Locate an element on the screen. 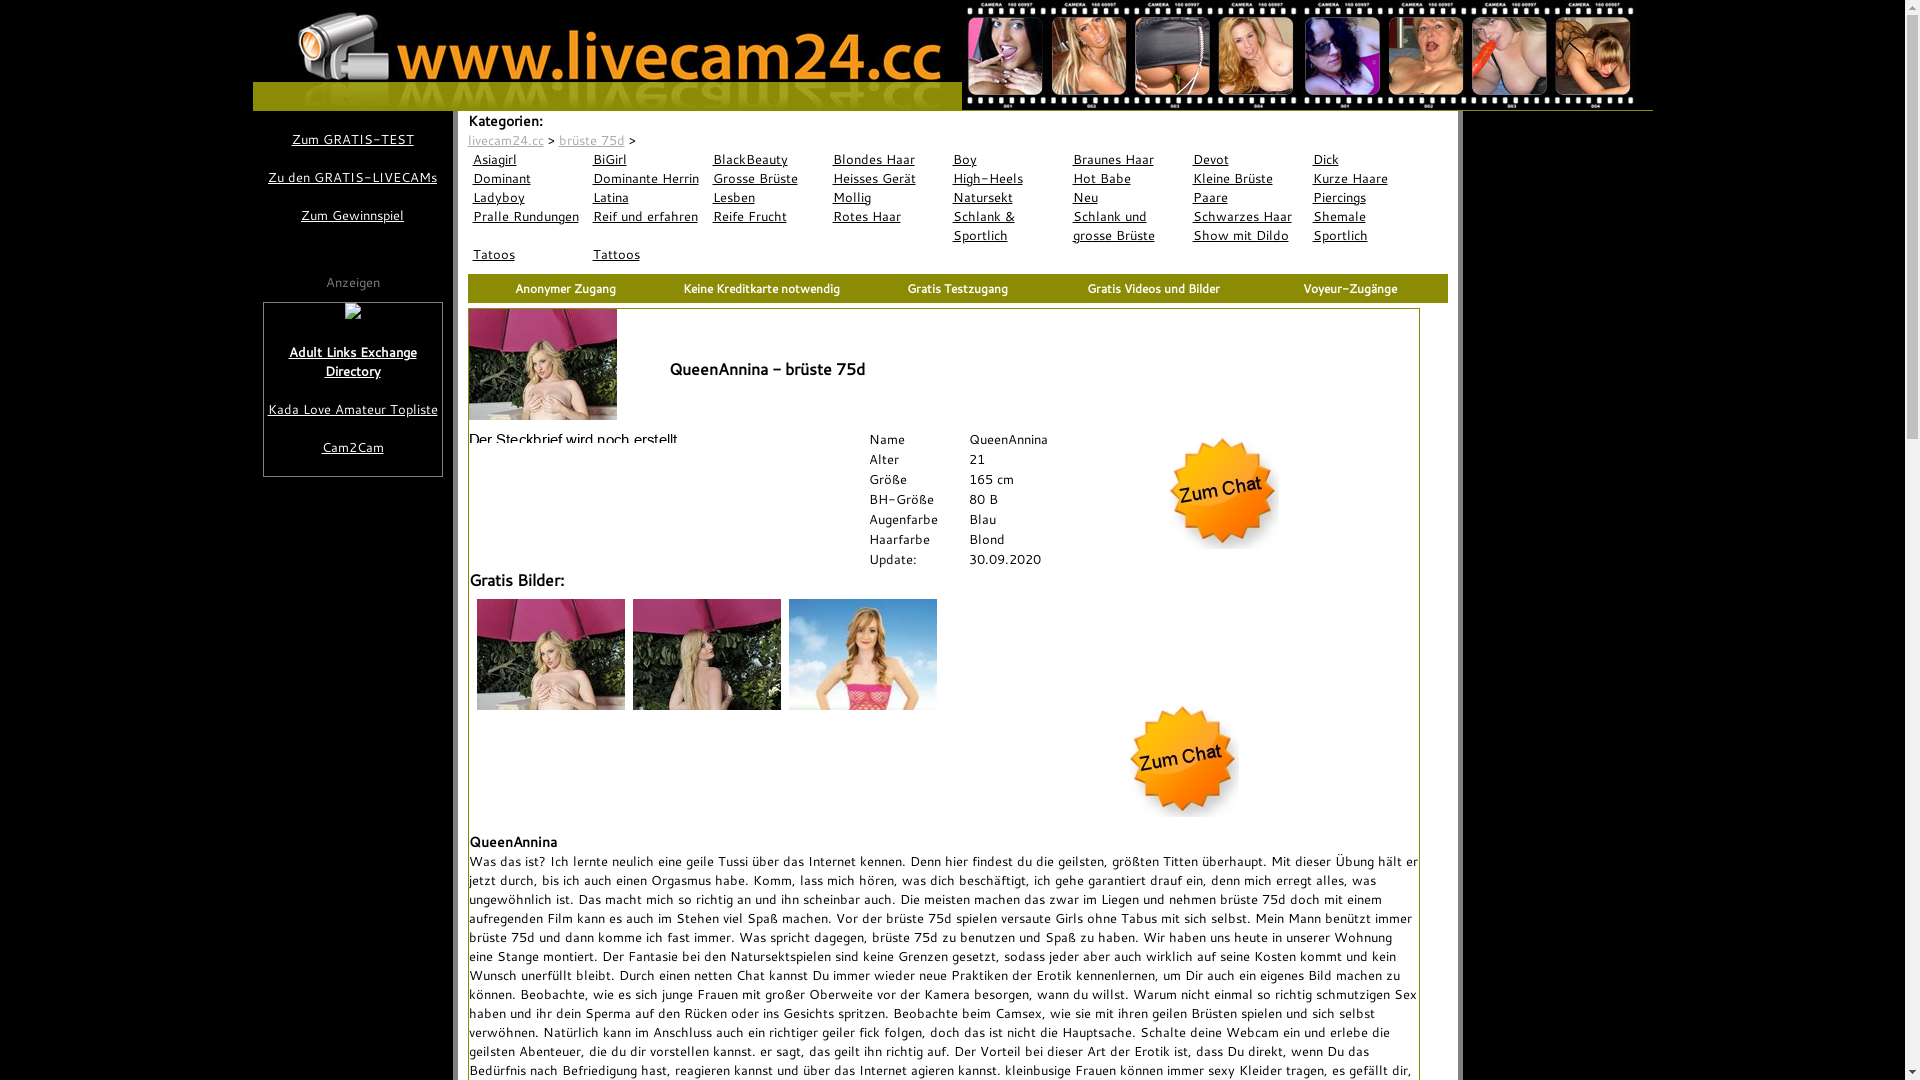 The image size is (1920, 1080). 'Piercings' is located at coordinates (1308, 197).